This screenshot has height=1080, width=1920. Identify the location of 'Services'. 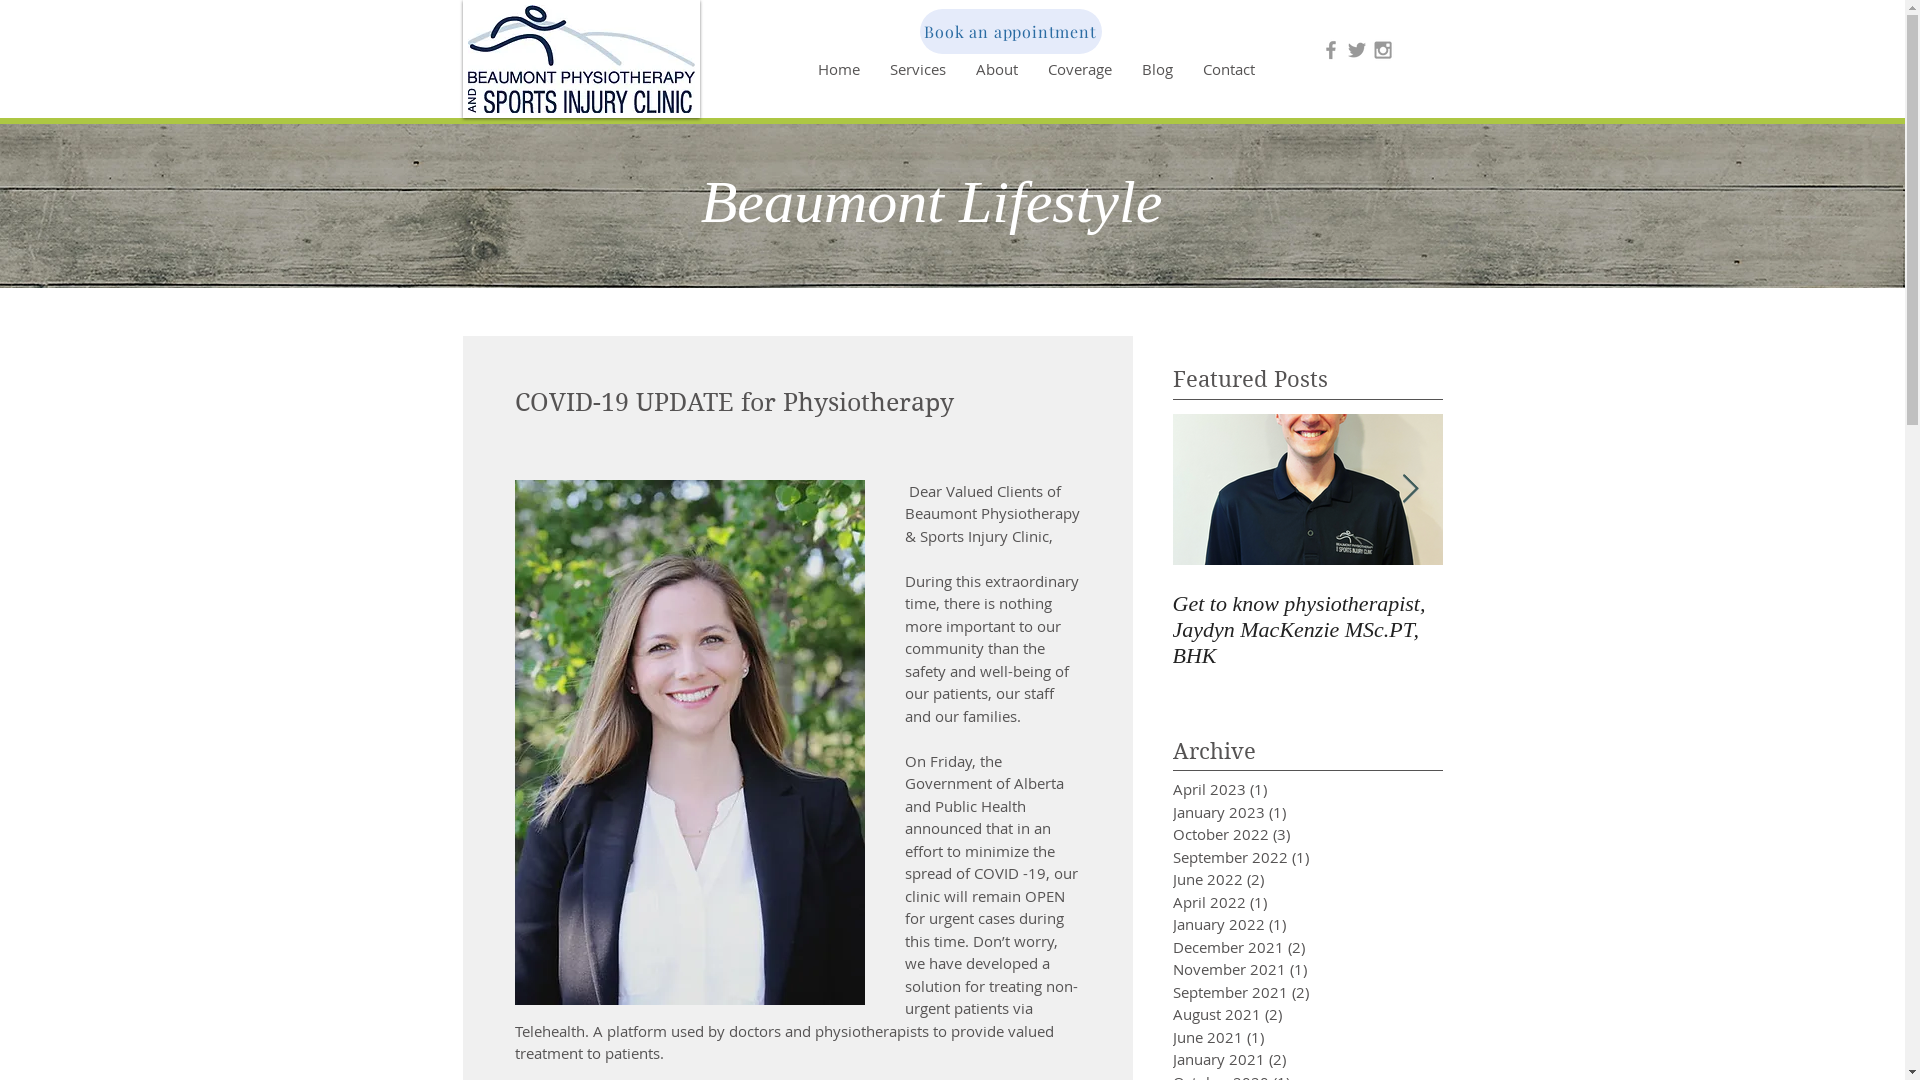
(915, 68).